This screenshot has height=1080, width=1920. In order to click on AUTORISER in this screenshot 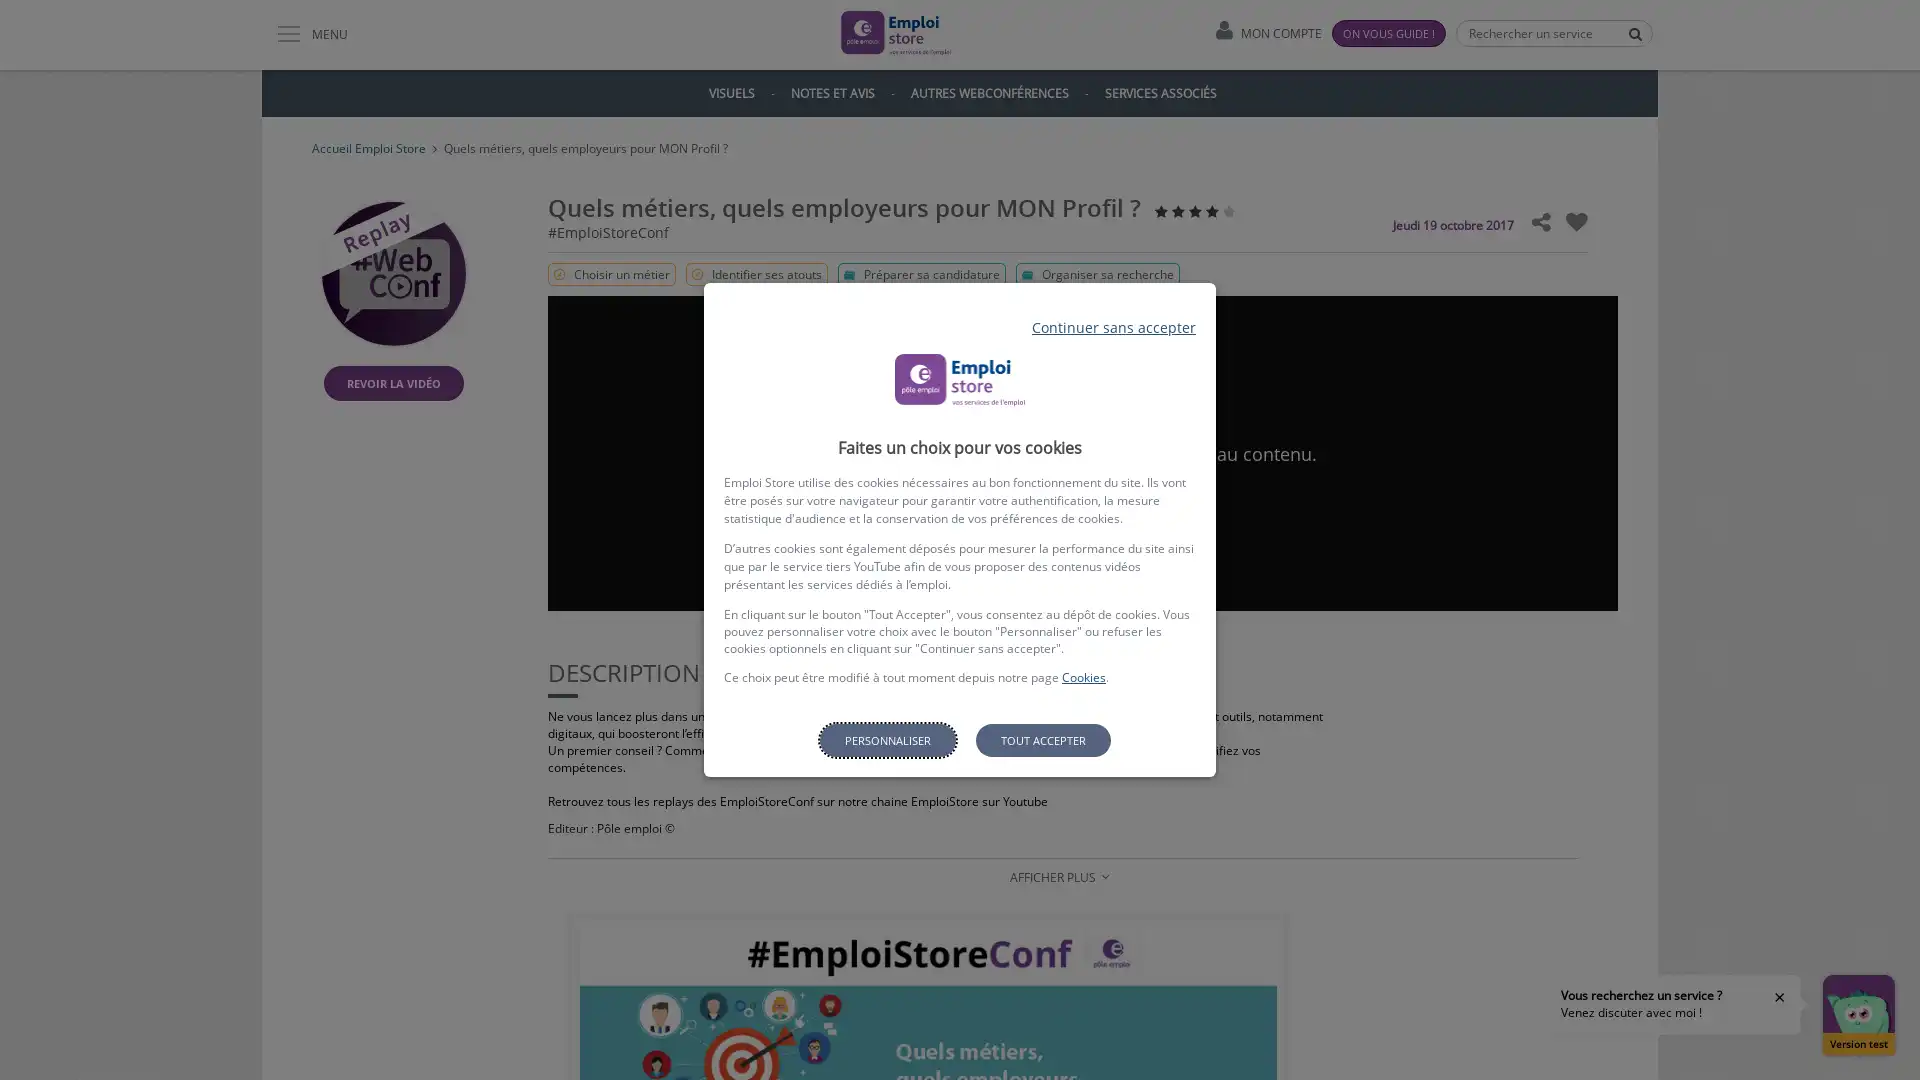, I will do `click(1082, 506)`.